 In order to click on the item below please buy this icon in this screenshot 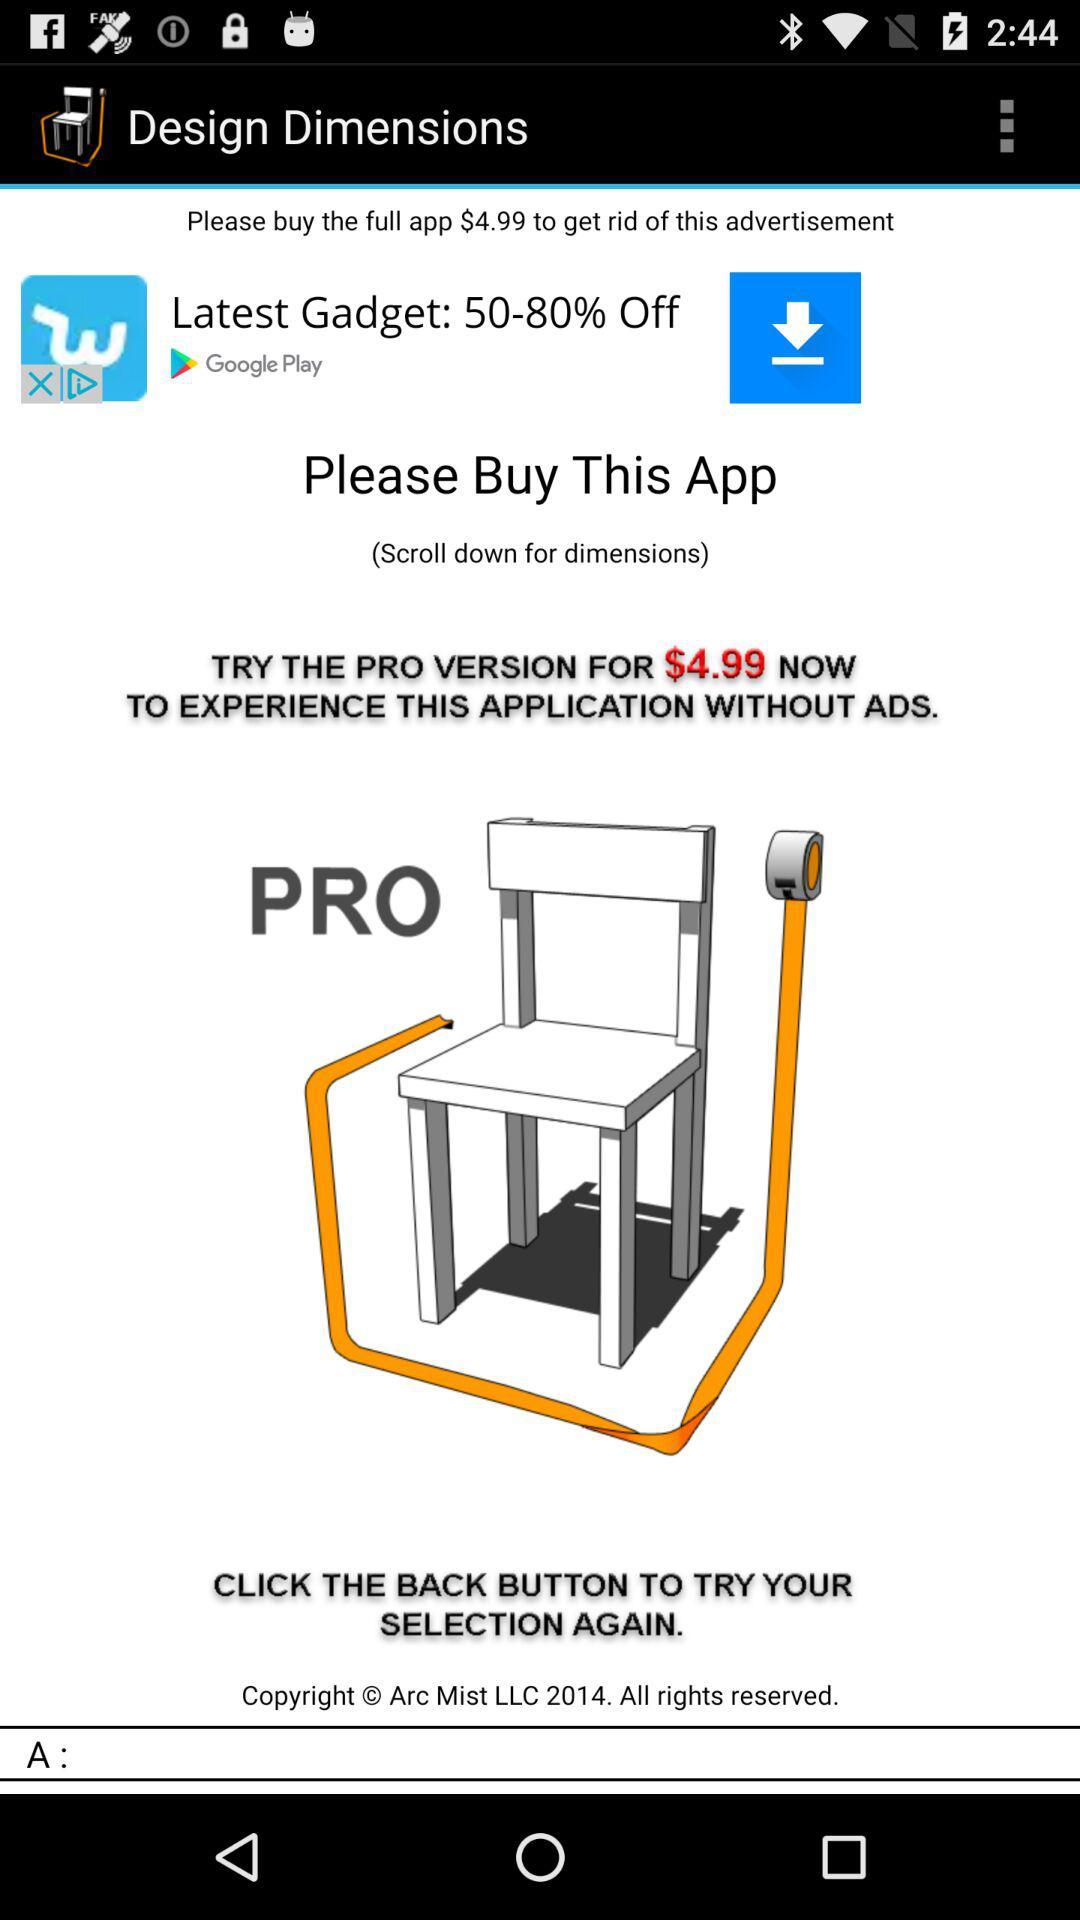, I will do `click(540, 552)`.